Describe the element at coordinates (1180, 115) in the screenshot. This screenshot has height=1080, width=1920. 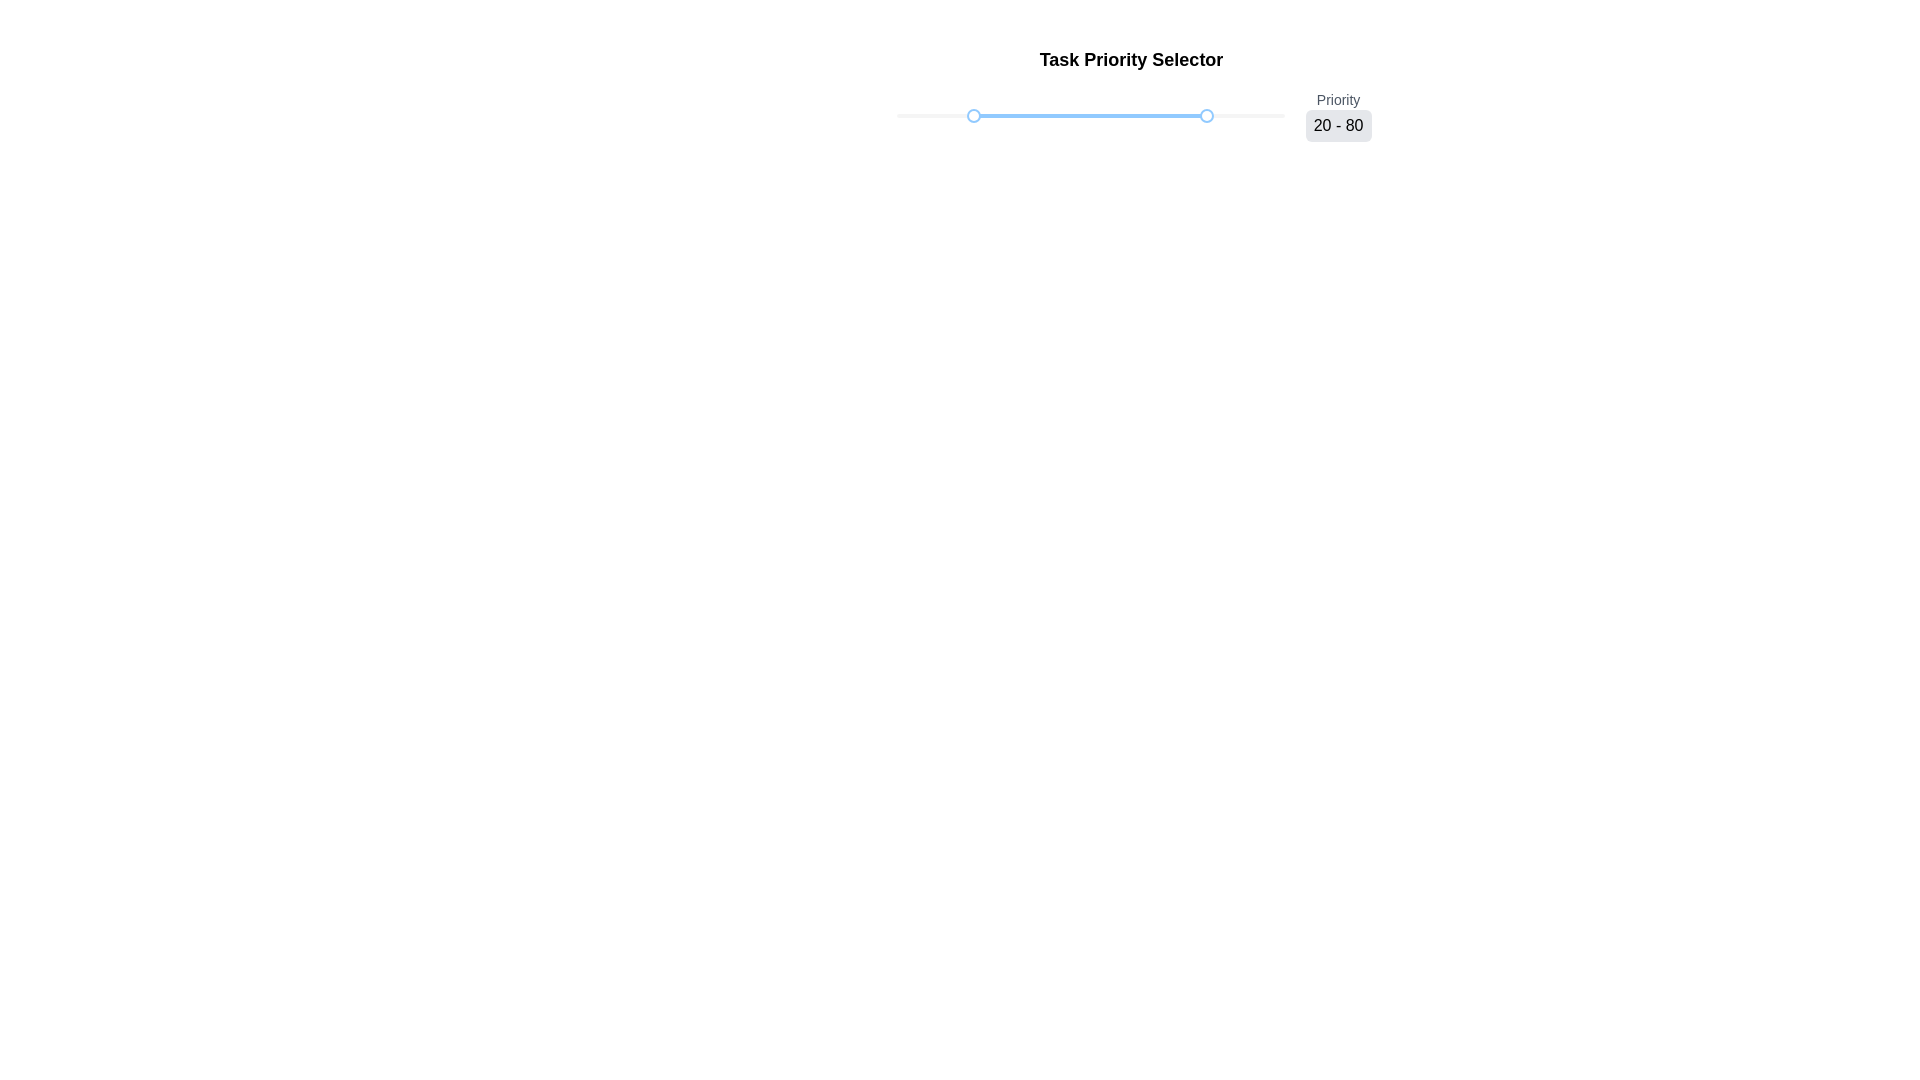
I see `the priority slider` at that location.